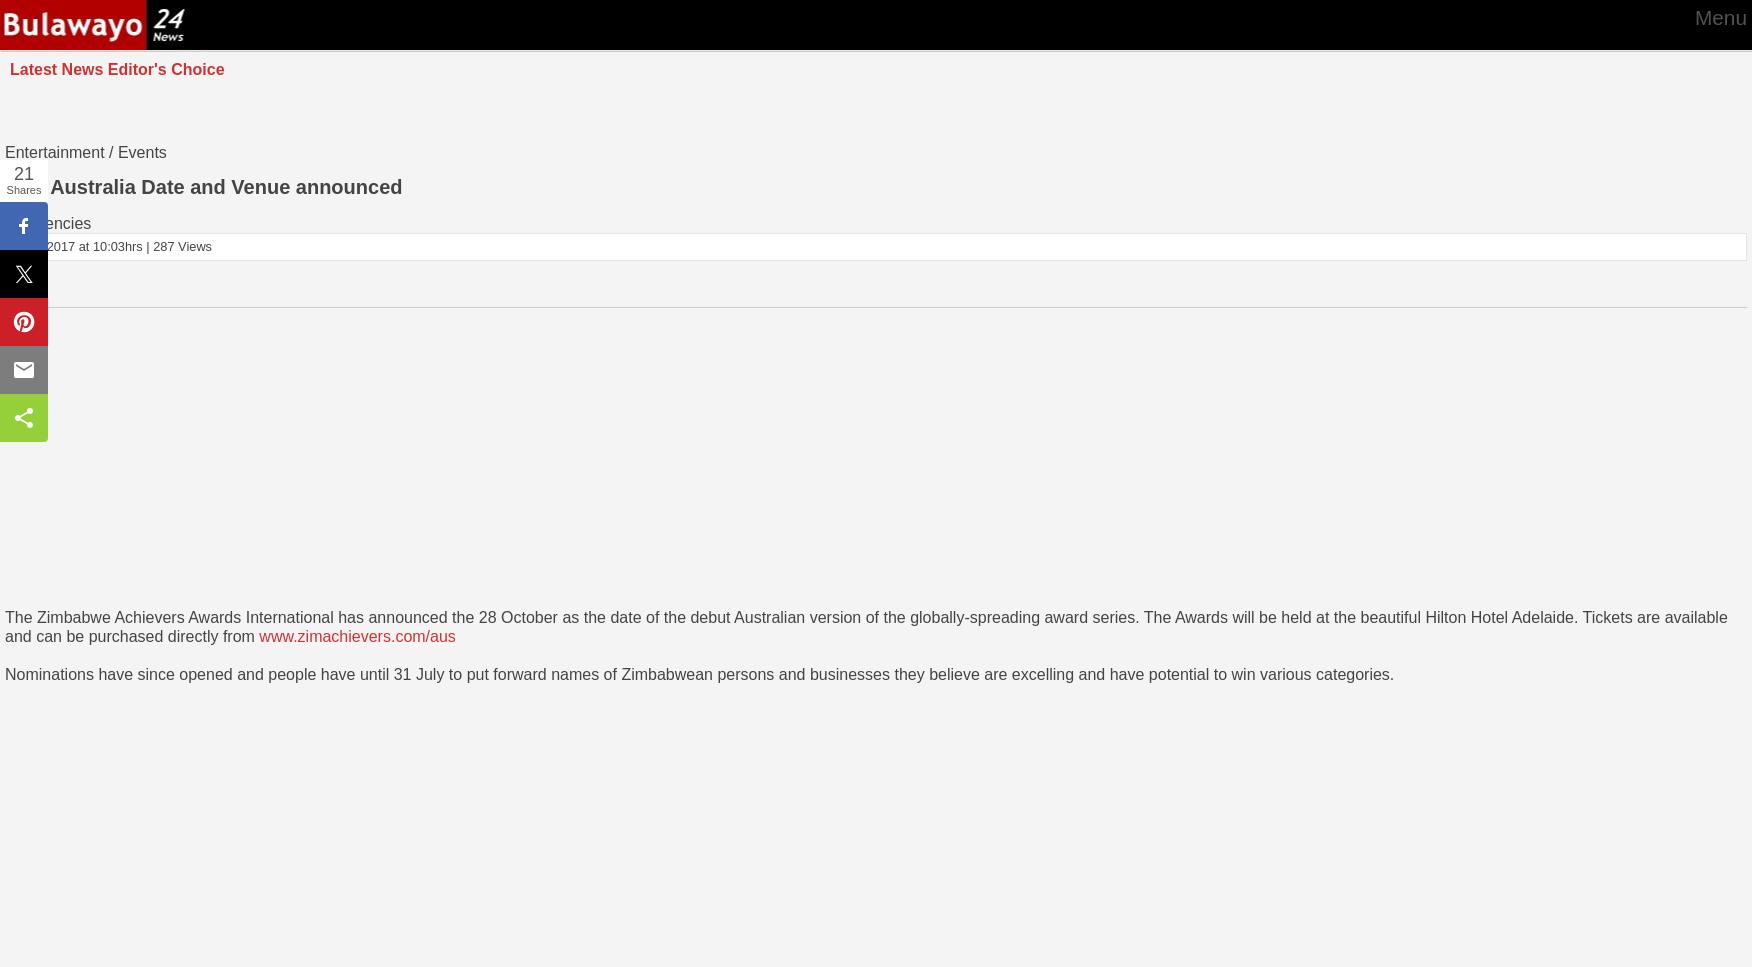  I want to click on 'Pin', so click(23, 321).